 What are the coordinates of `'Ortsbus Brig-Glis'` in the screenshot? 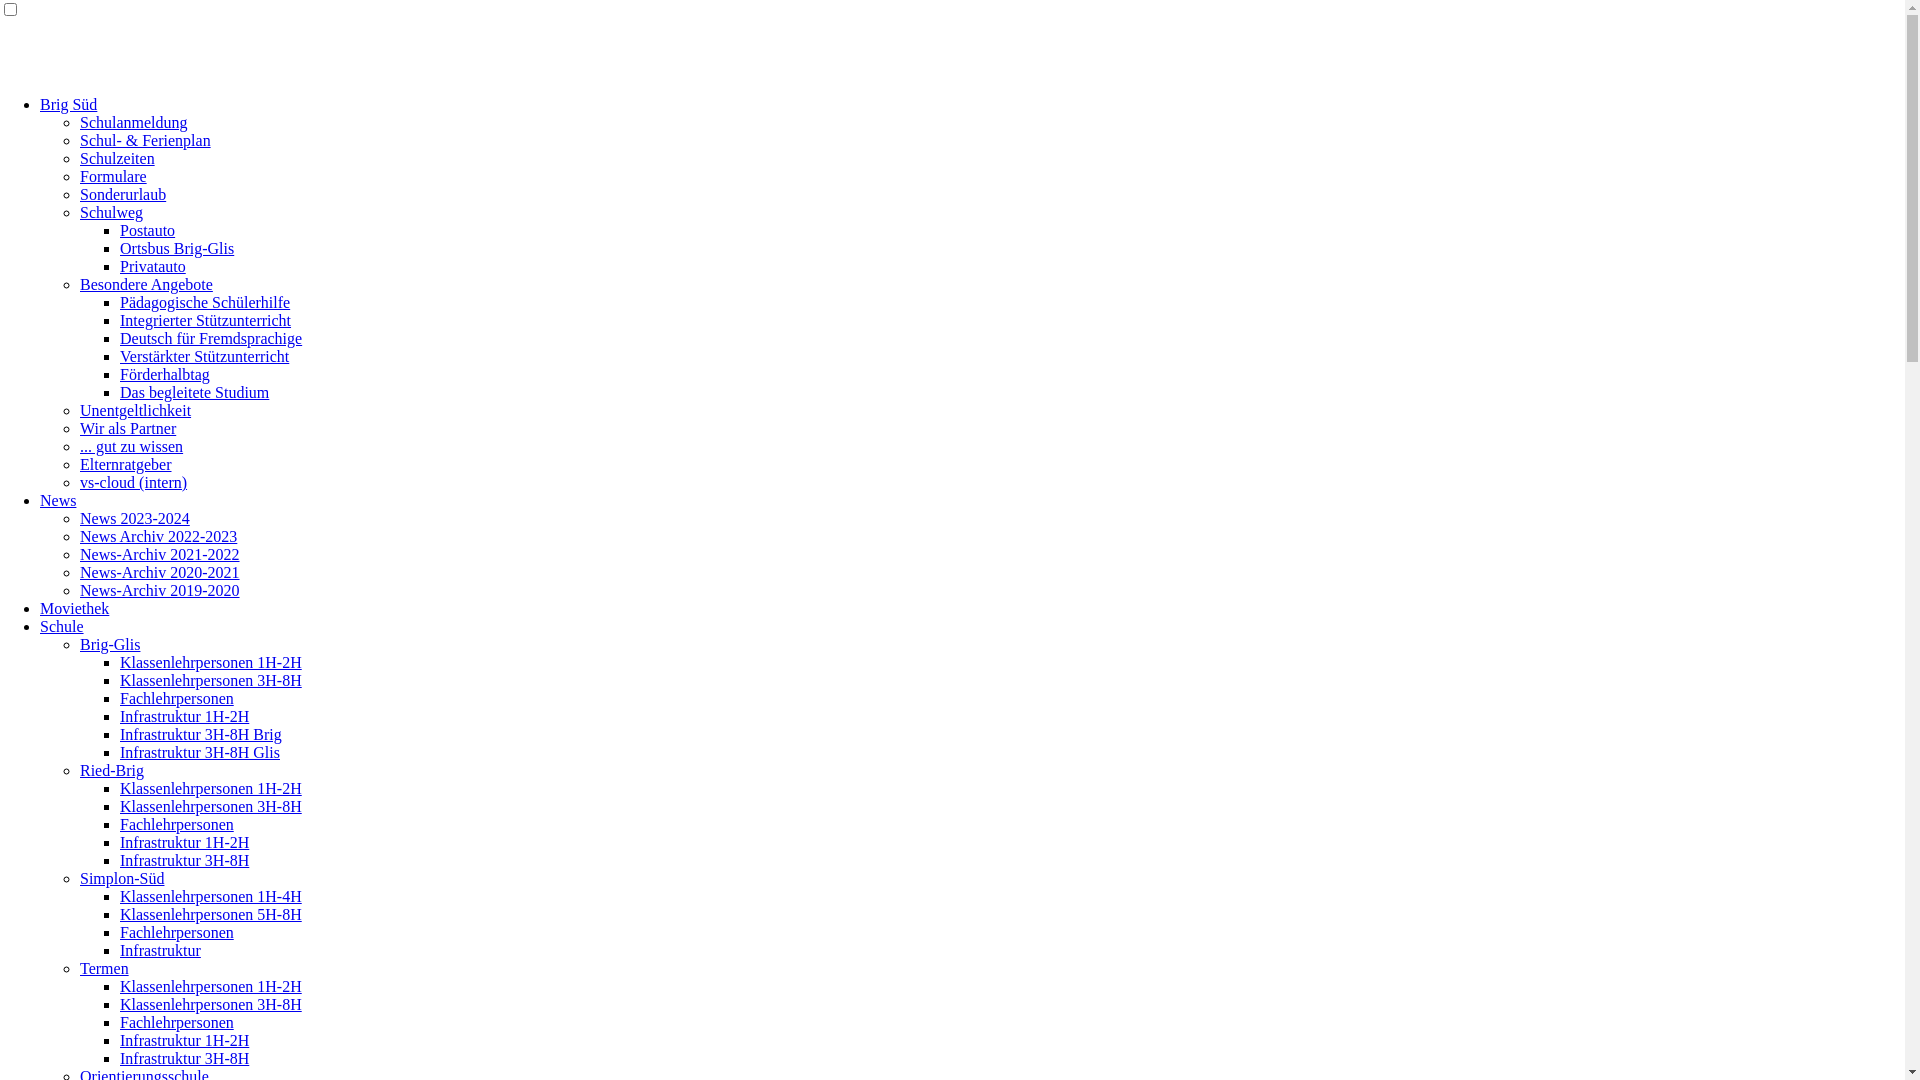 It's located at (119, 247).